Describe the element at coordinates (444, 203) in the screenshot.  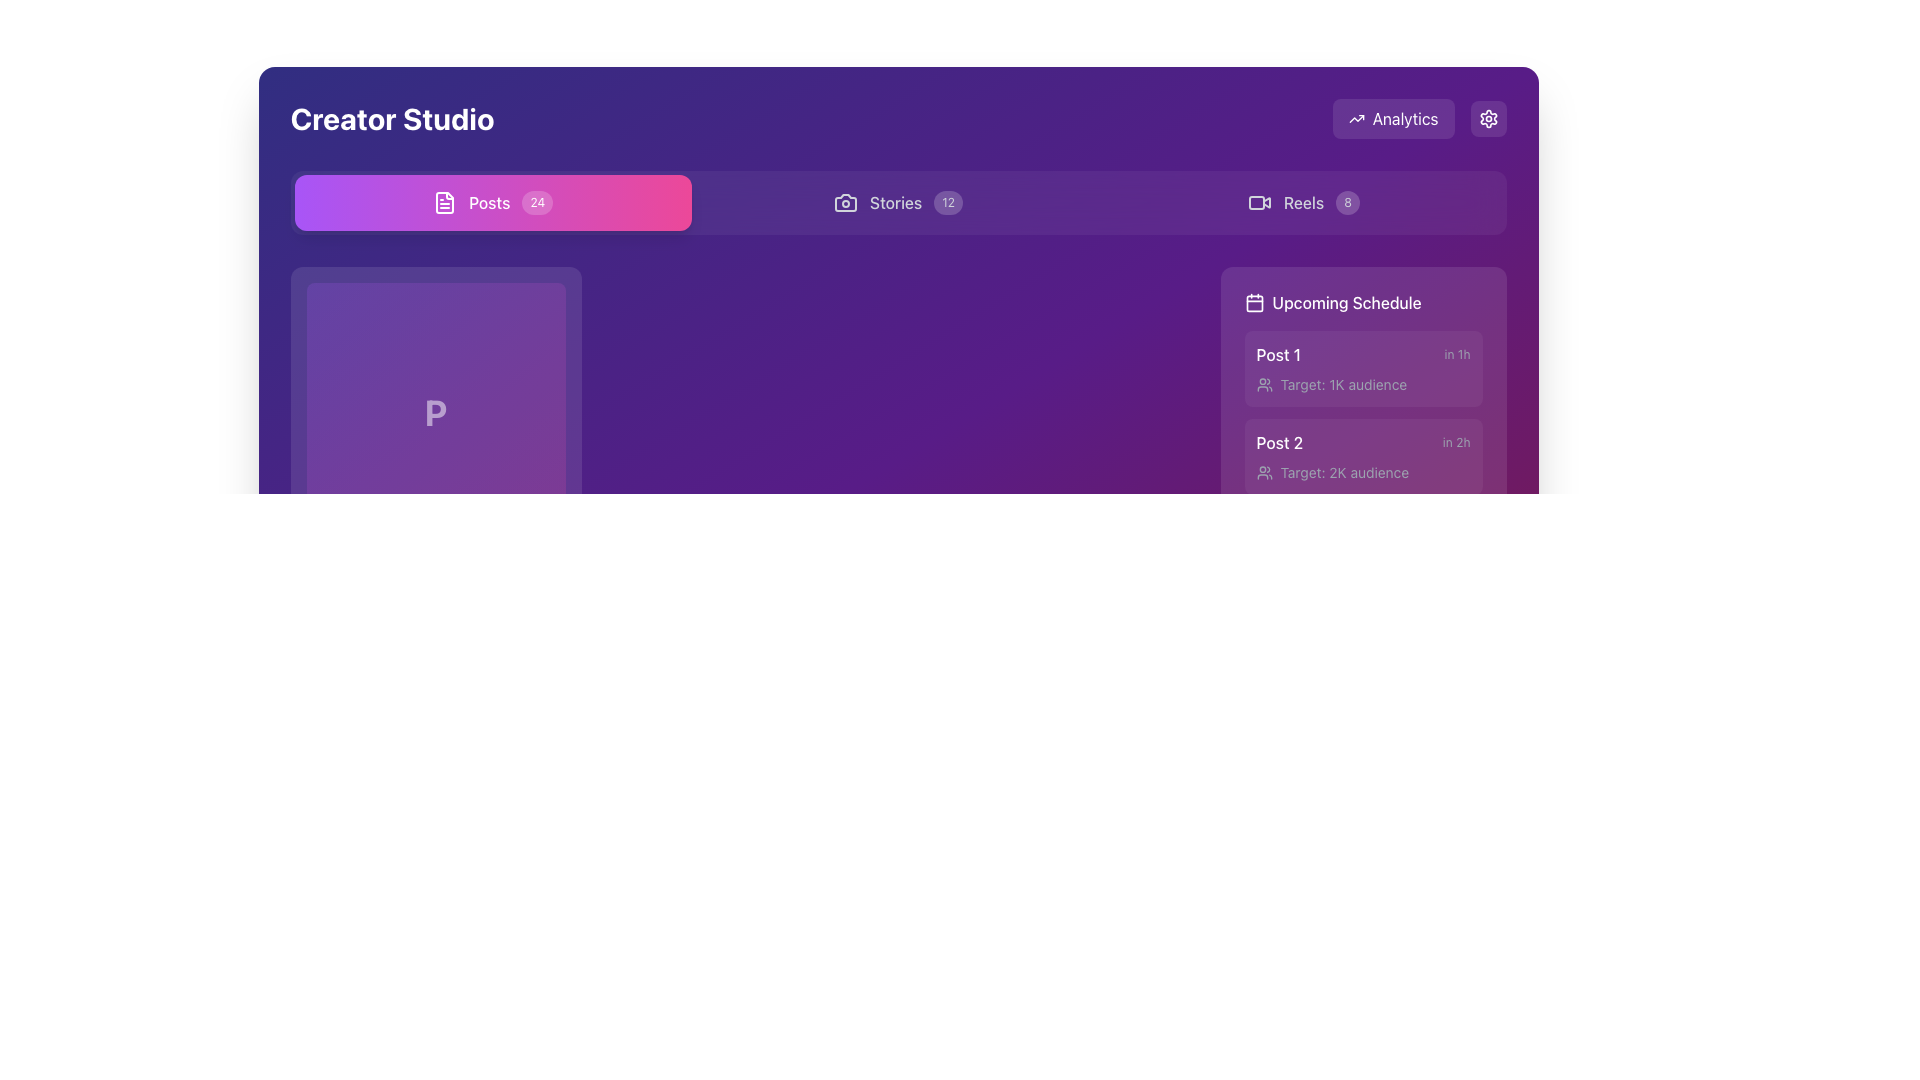
I see `the icon representing a collection of posts or files located on the left side of the 'Posts 24' button in the horizontal navigation menu` at that location.